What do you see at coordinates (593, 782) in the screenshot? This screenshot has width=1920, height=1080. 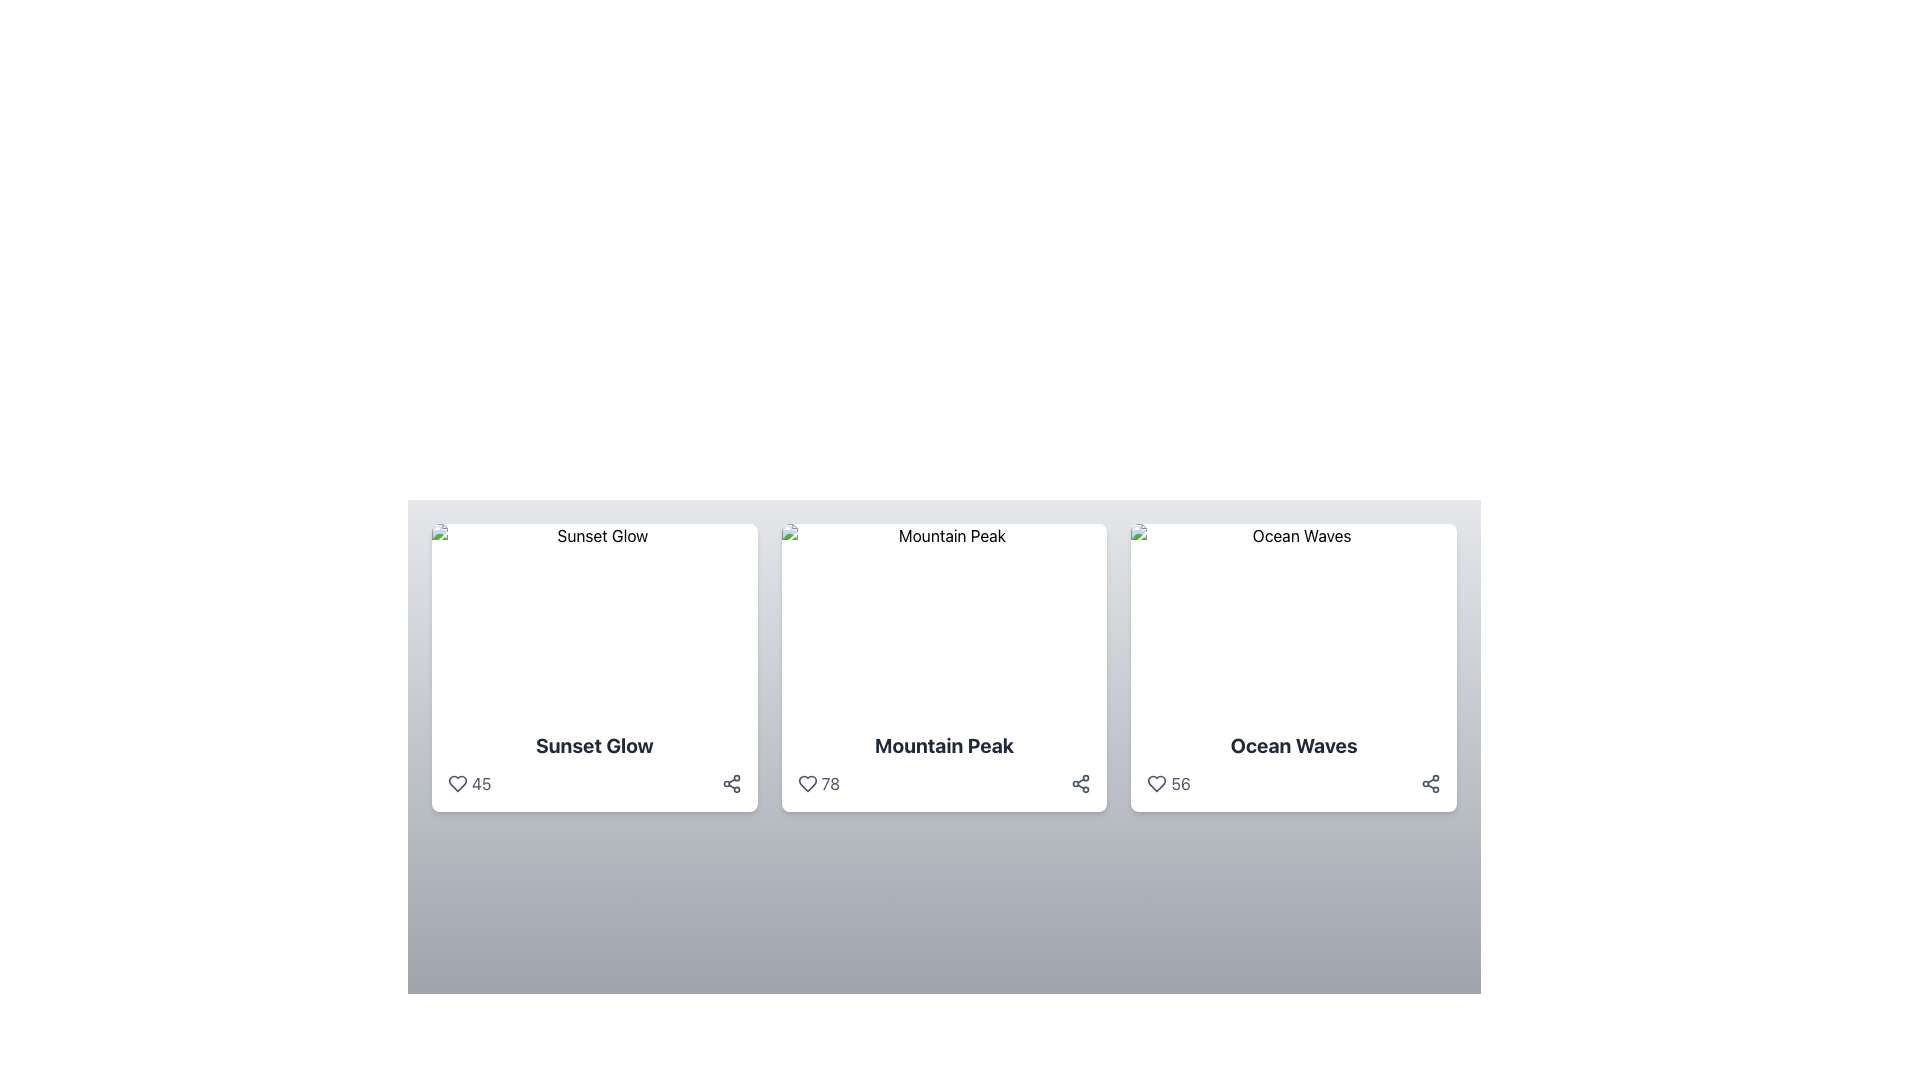 I see `the like count number in the Utility bar at the bottom of the 'Sunset Glow' card` at bounding box center [593, 782].